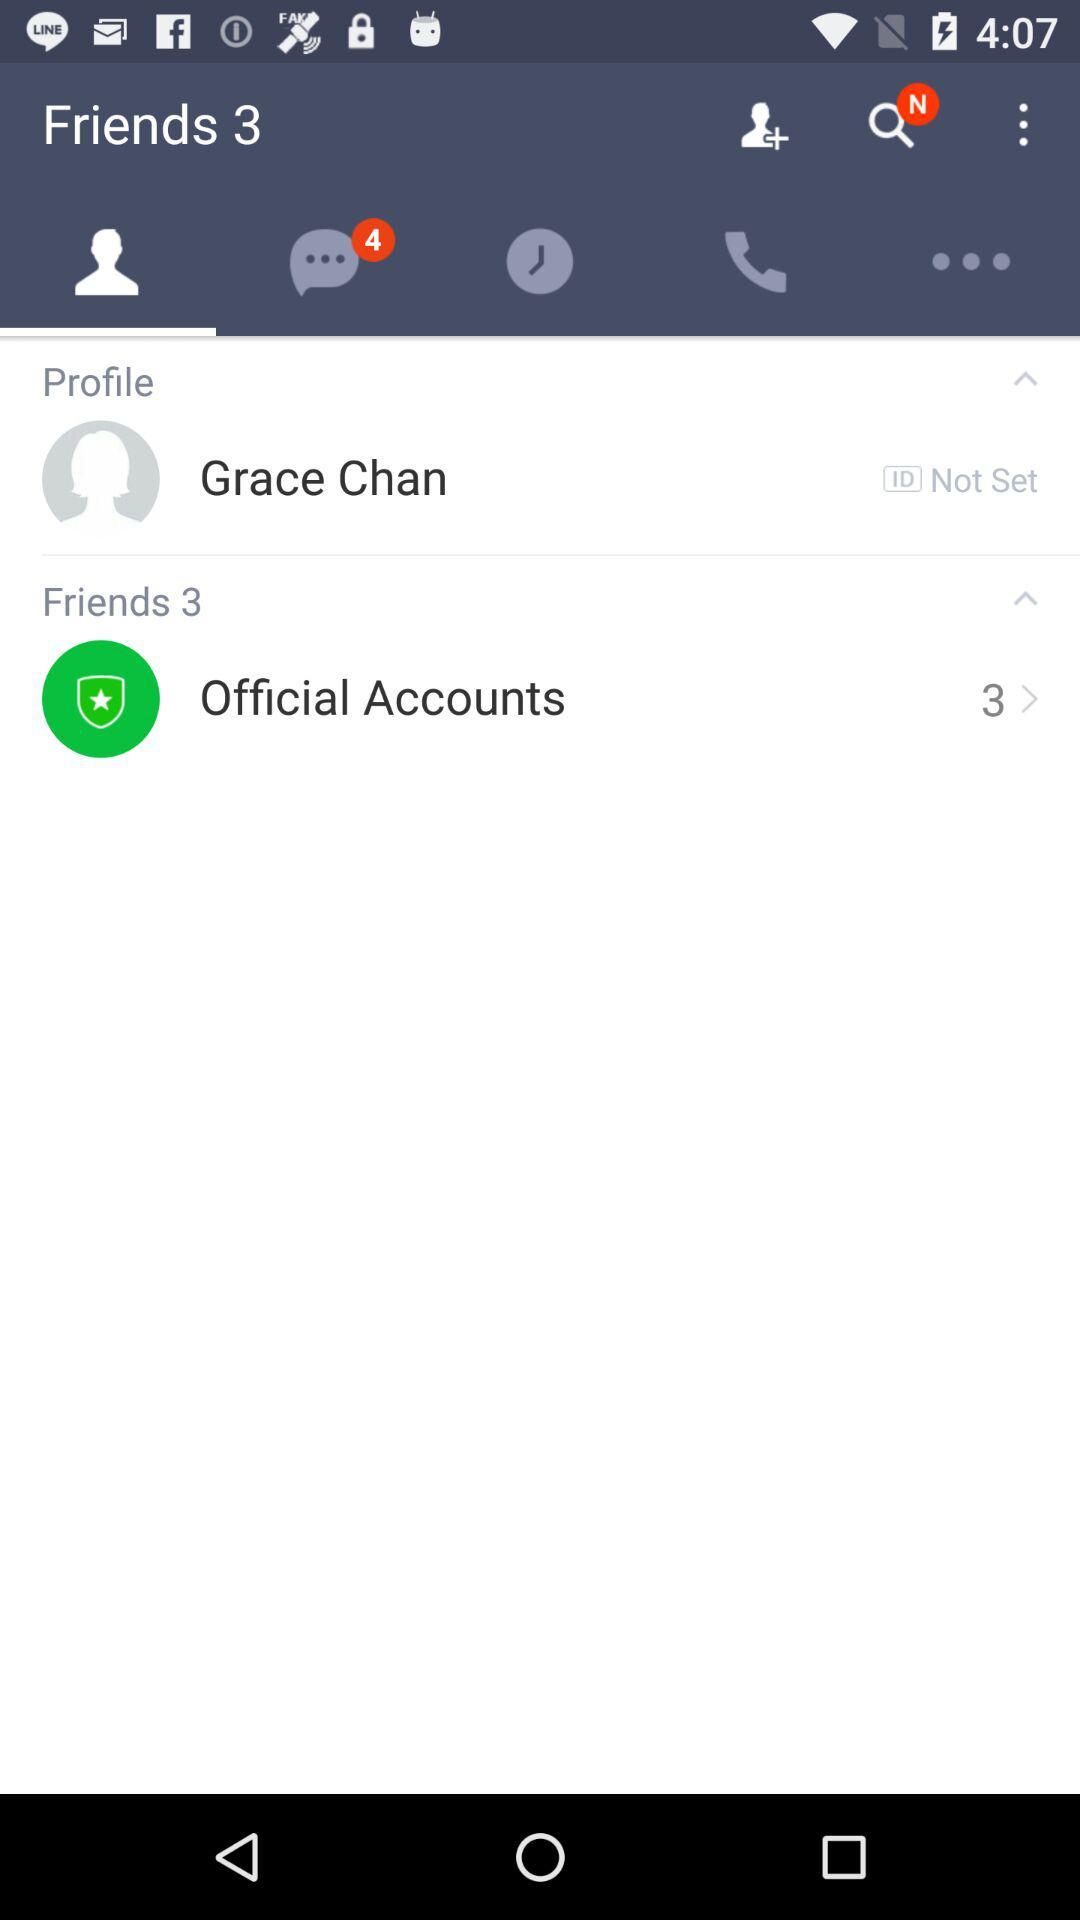  I want to click on the app next to 3 app, so click(1027, 698).